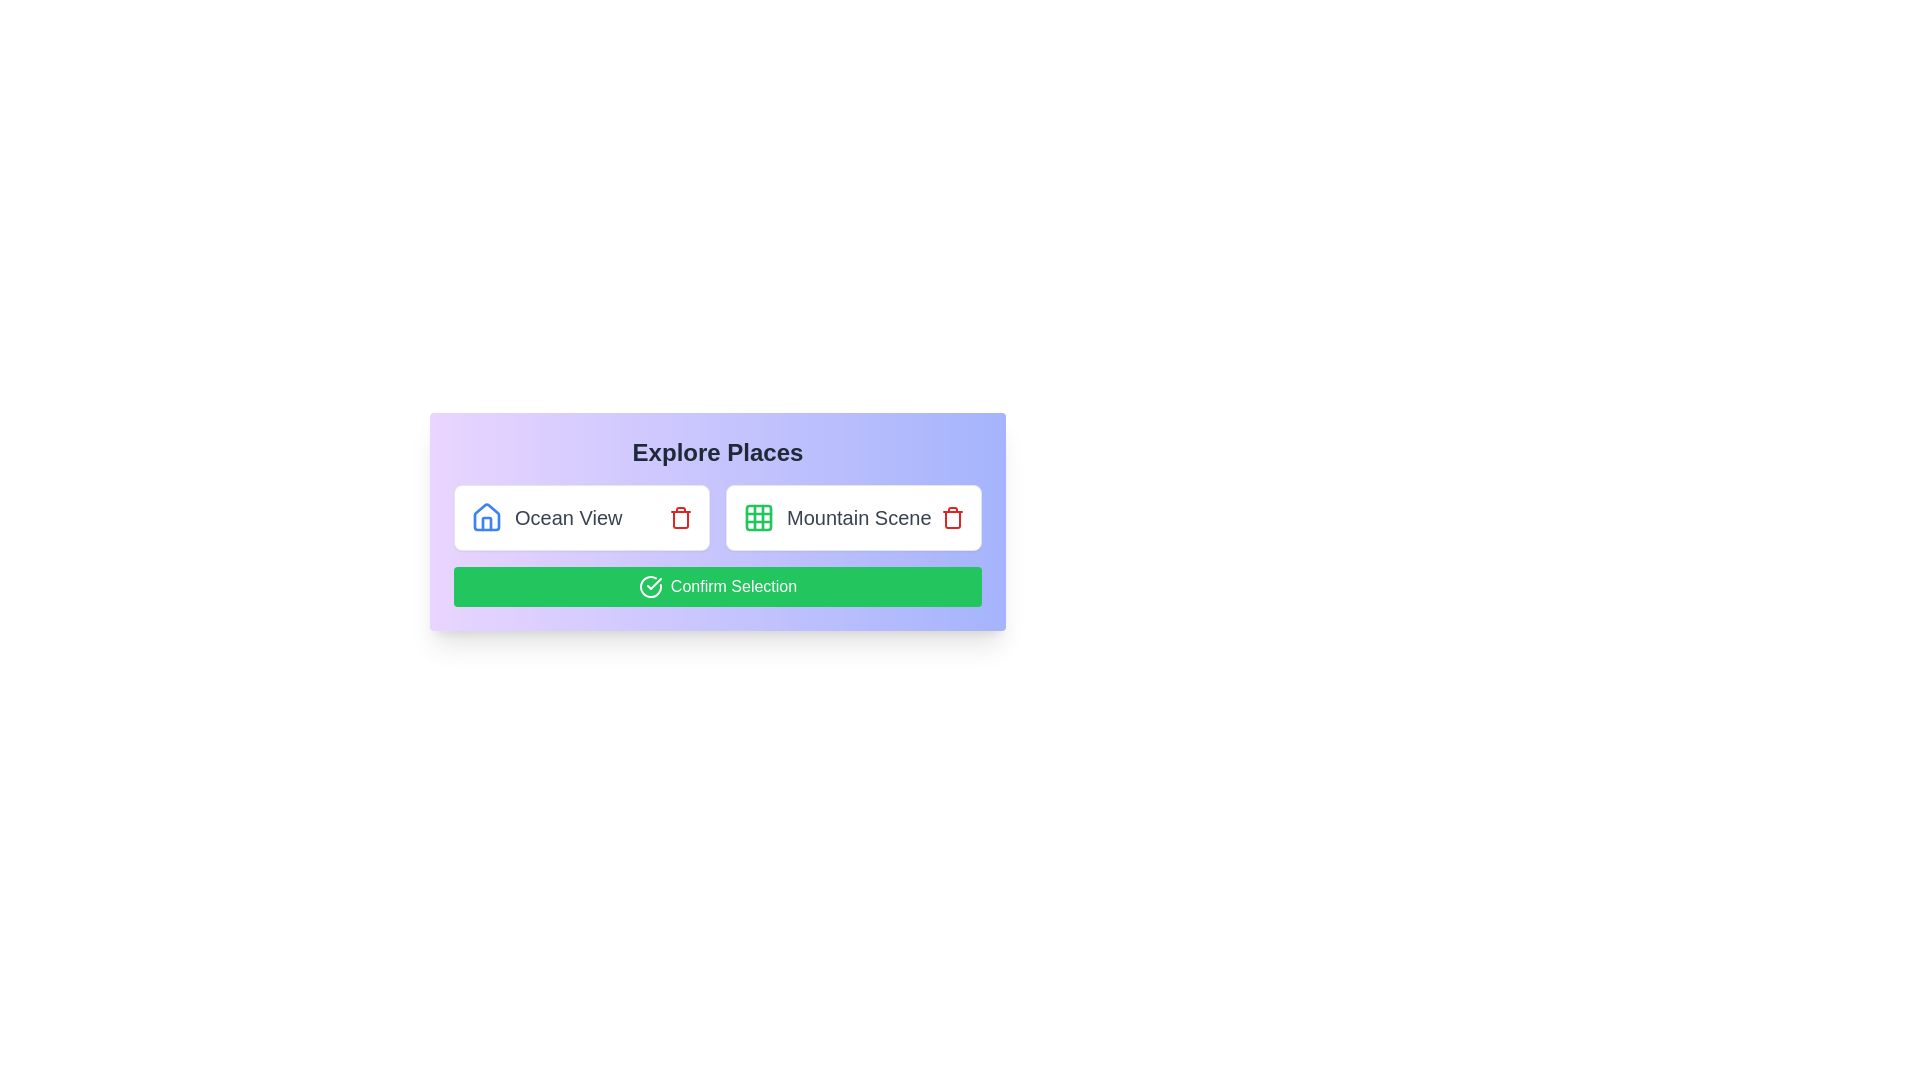  I want to click on the 'Ocean View' icon located in the upper-left corner of the 'Explore Places' section, so click(486, 516).